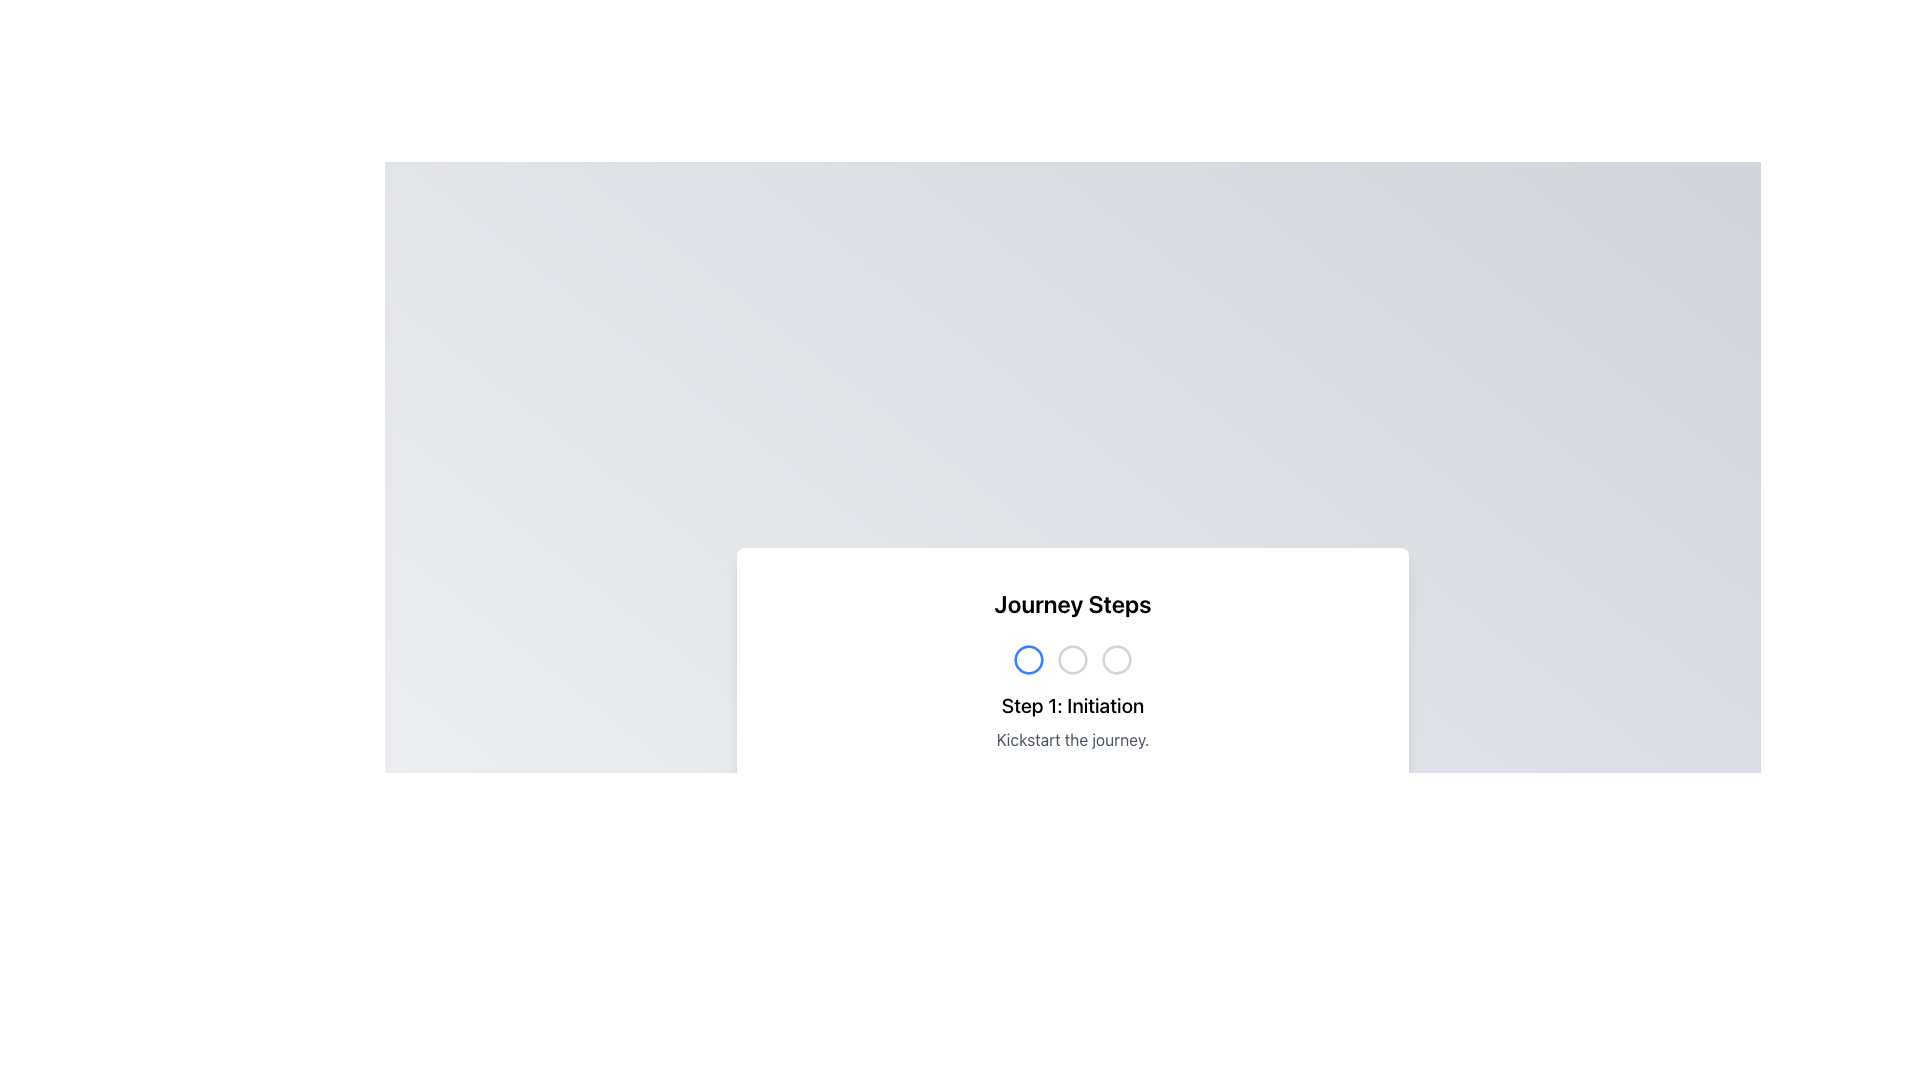  I want to click on the current stage status by interacting with the second circle of the Progress Indicator in the Journey Steps tracker, so click(1072, 659).